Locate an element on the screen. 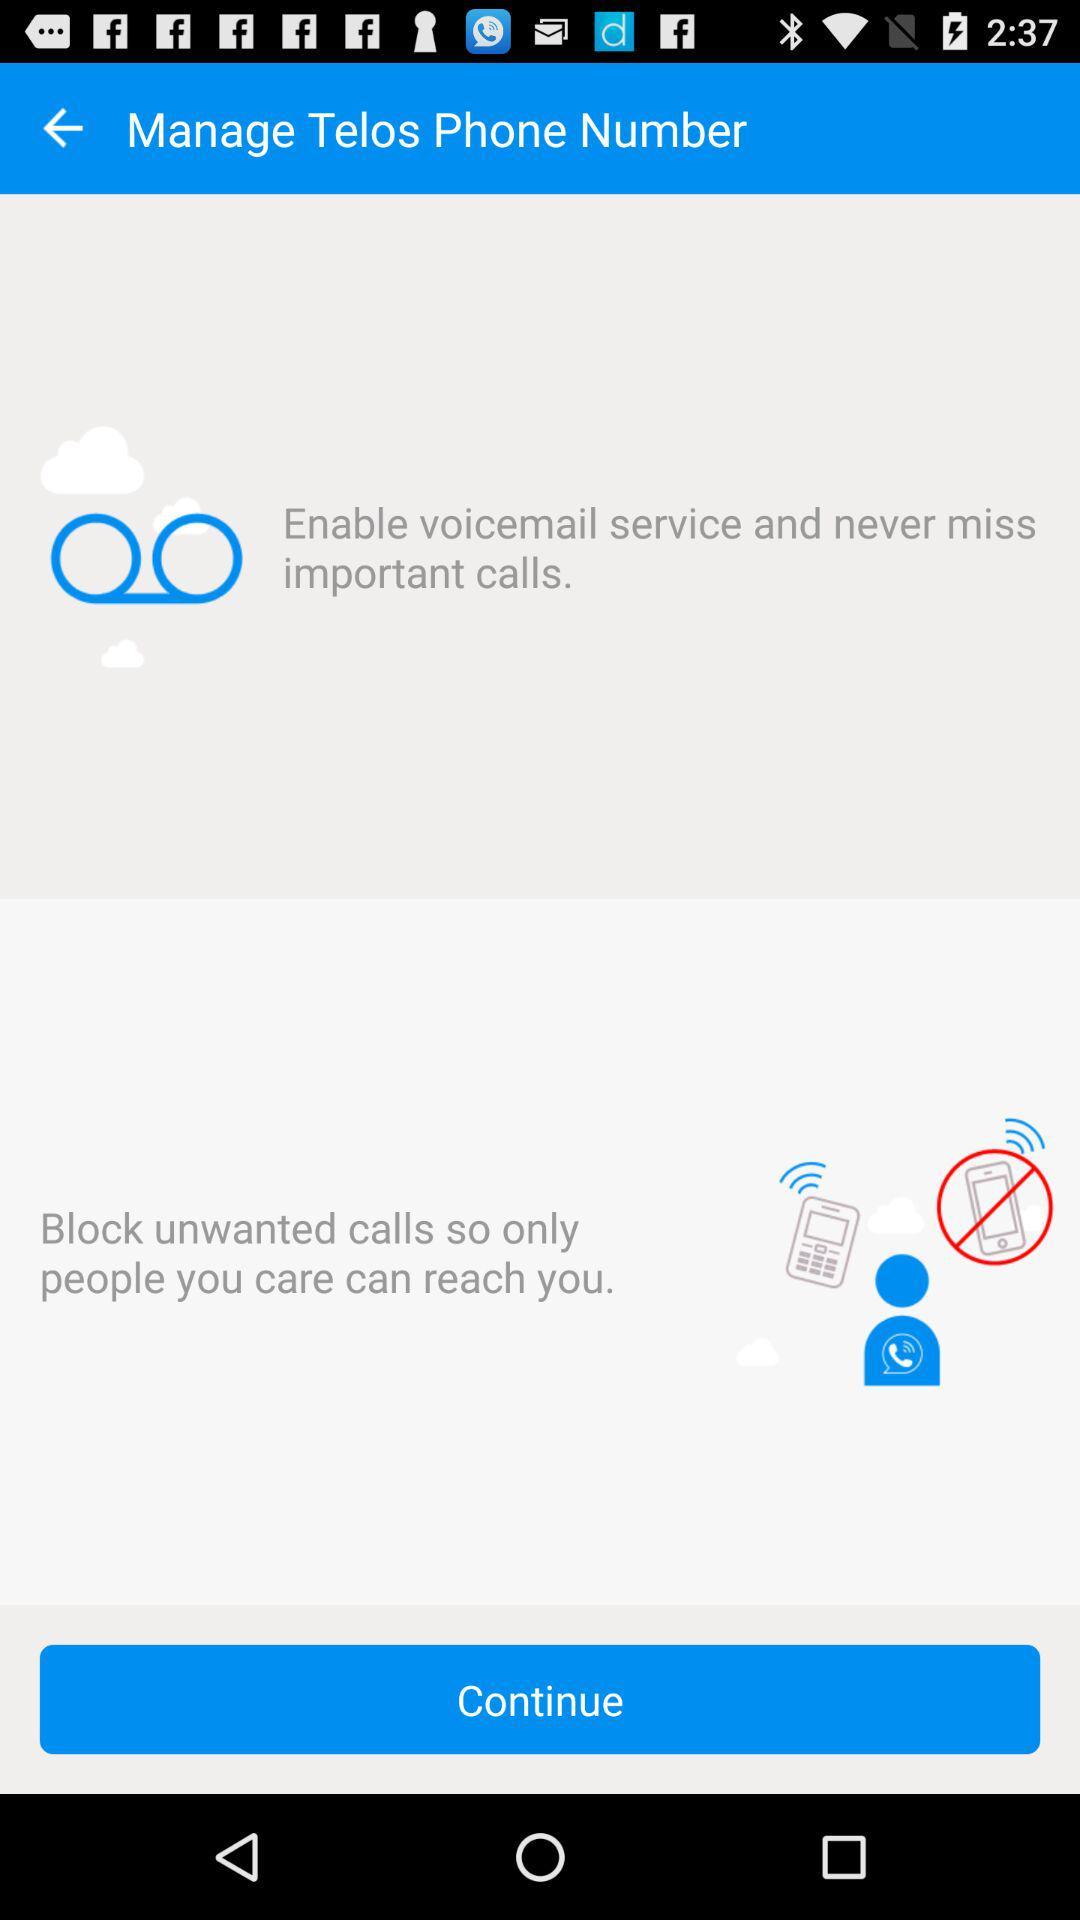 The width and height of the screenshot is (1080, 1920). continue item is located at coordinates (540, 1698).